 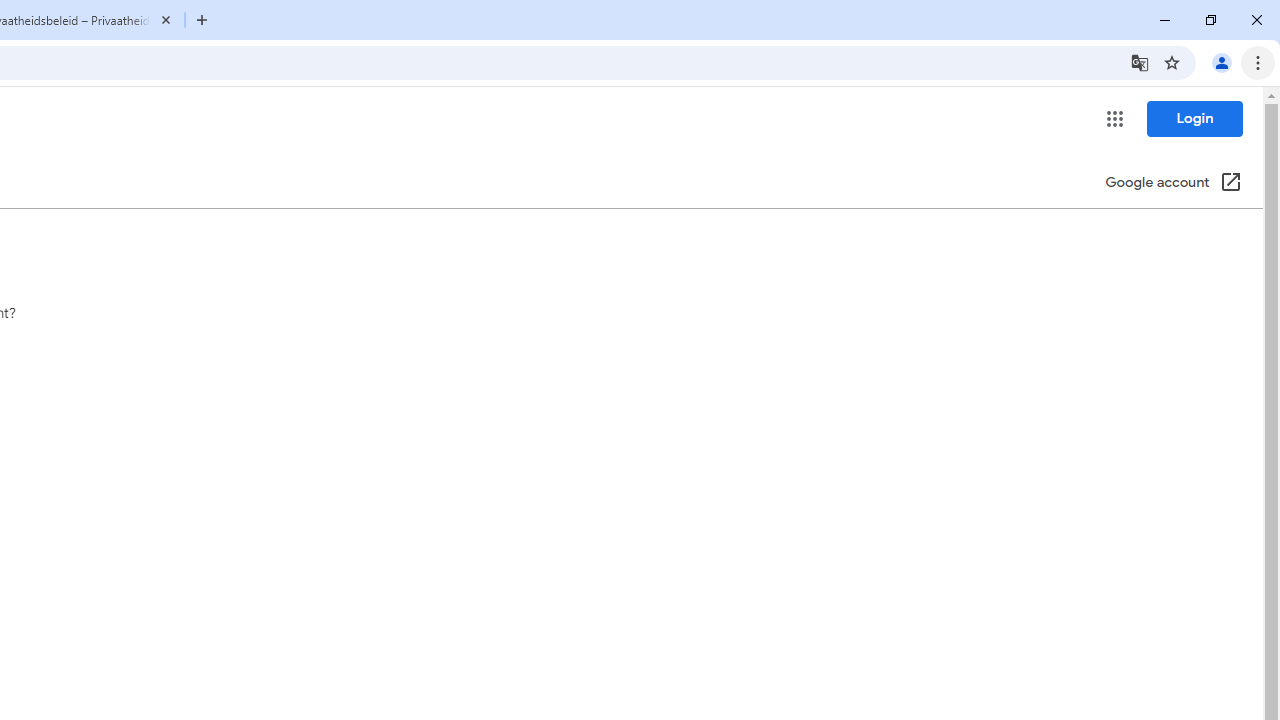 I want to click on 'Login', so click(x=1194, y=118).